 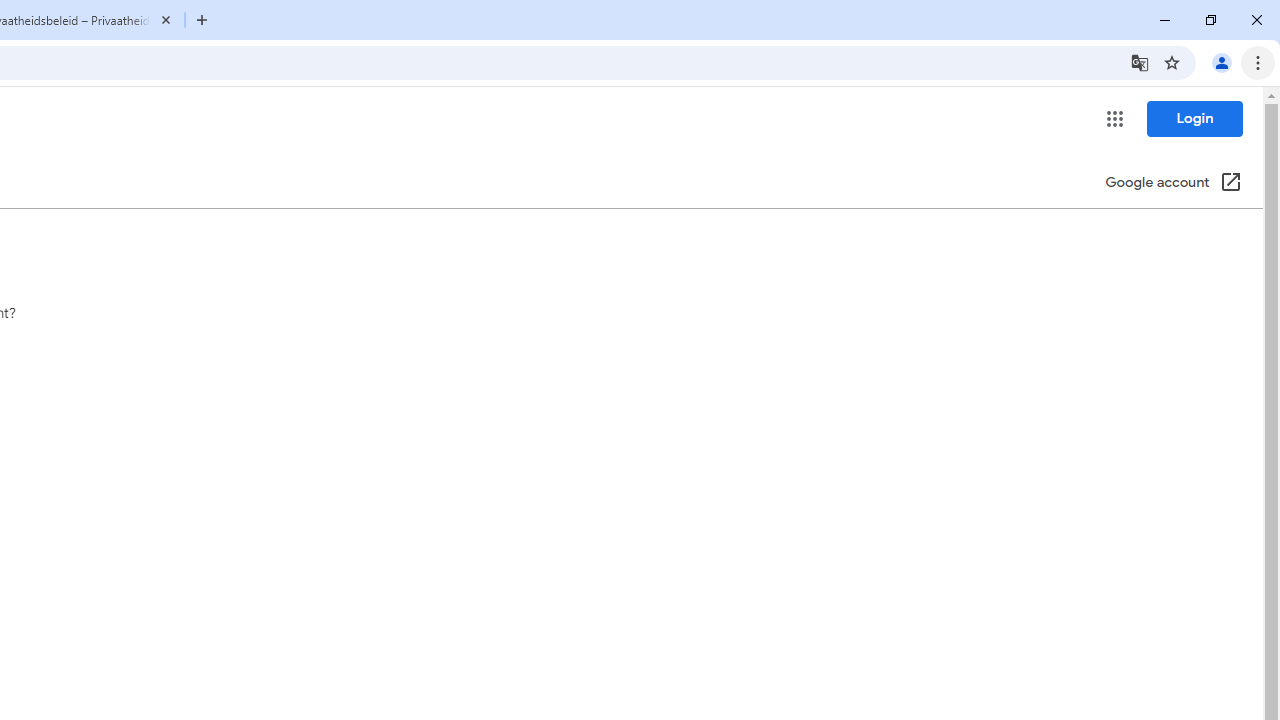 I want to click on 'Login', so click(x=1194, y=118).